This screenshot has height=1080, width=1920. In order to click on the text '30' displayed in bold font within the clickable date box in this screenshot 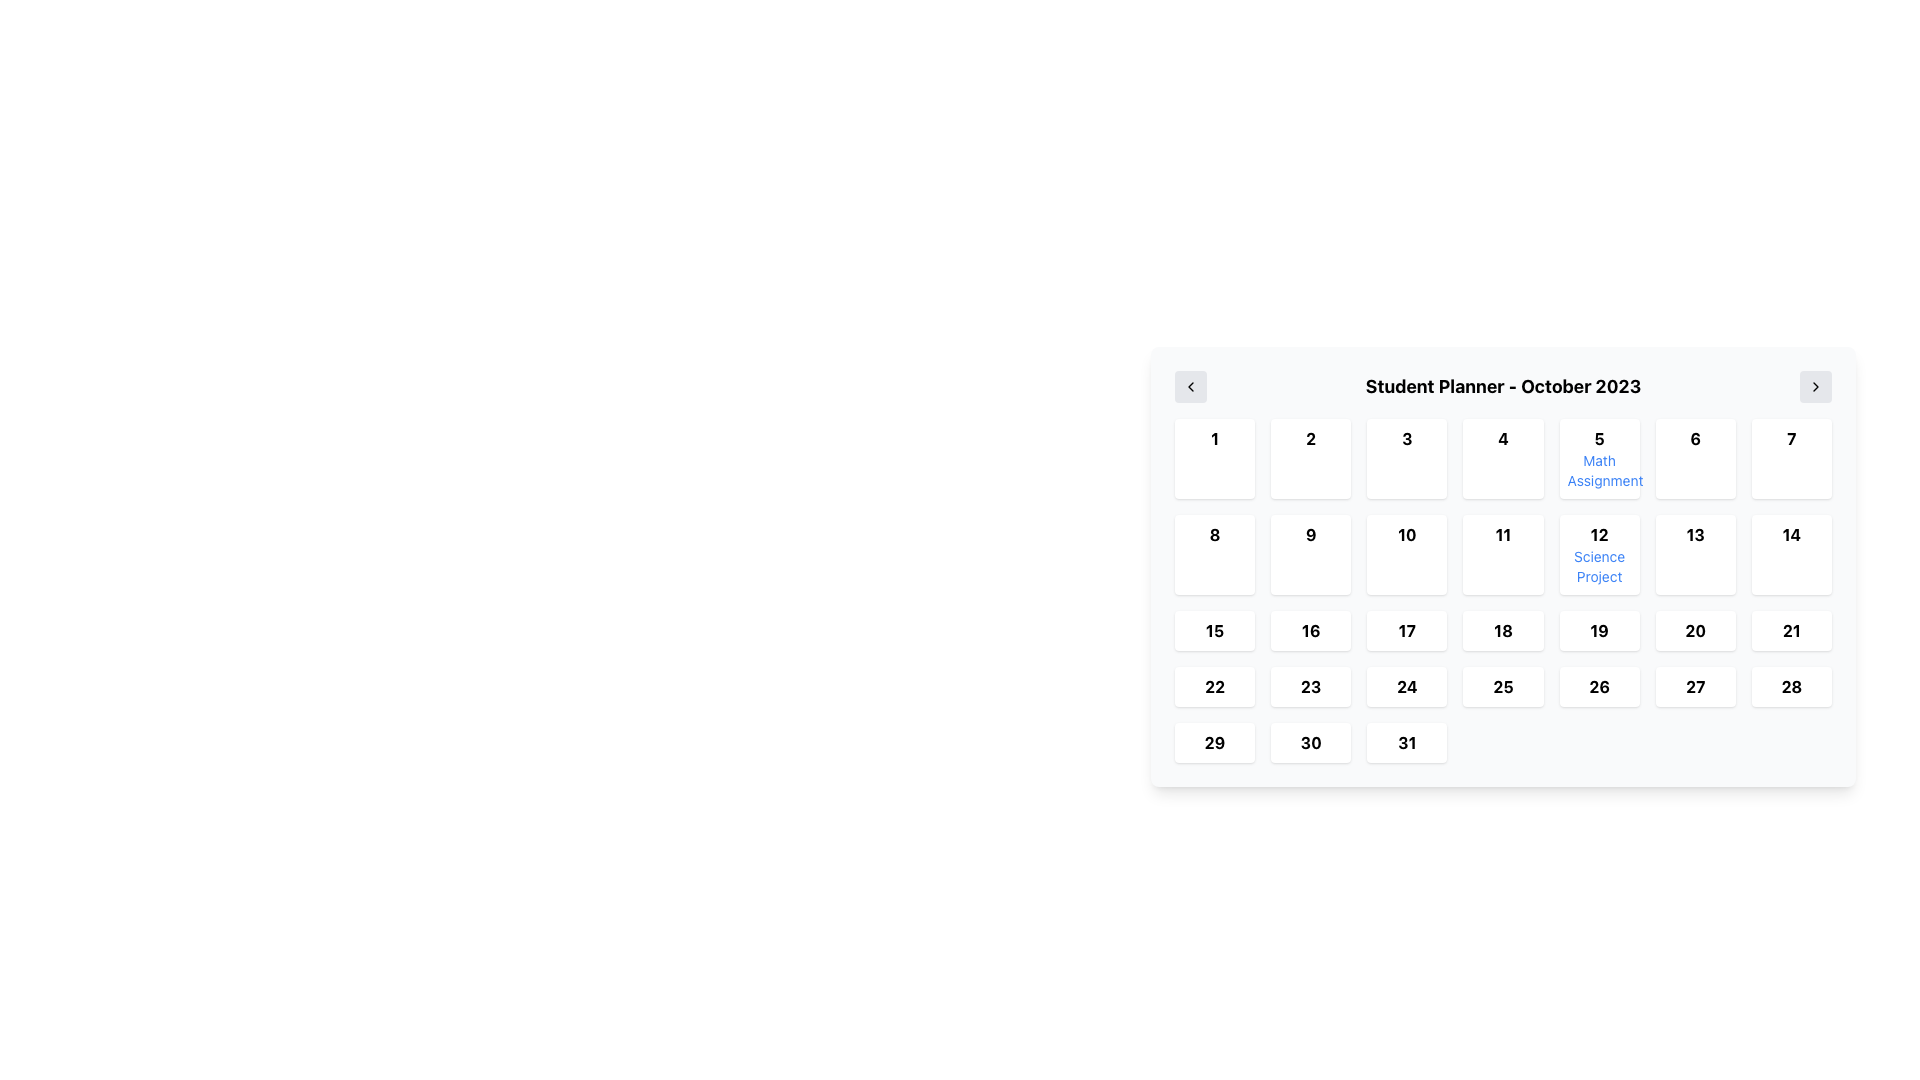, I will do `click(1311, 743)`.